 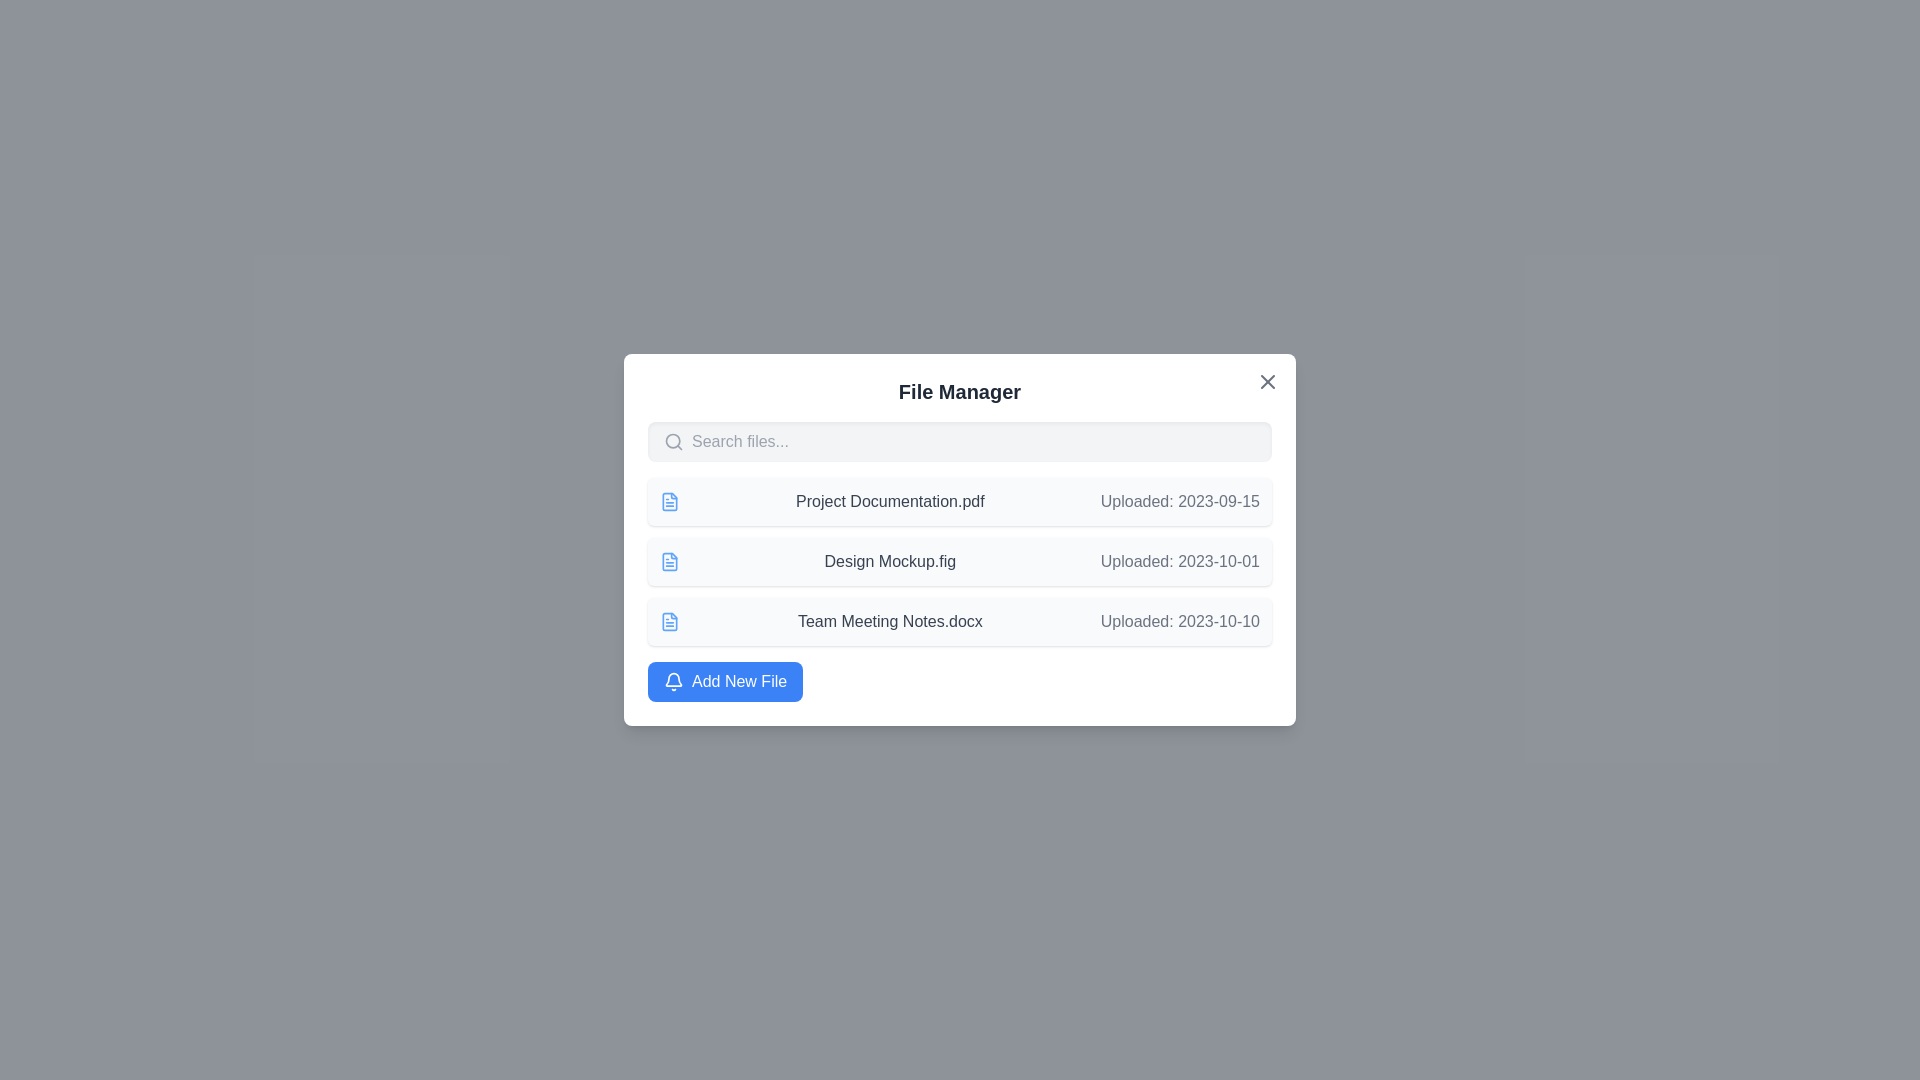 What do you see at coordinates (889, 500) in the screenshot?
I see `the label representing the name of a file in the second row of the file list in the file manager interface, located between the document icon and the upload date text 'Uploaded: 2023-09-15'` at bounding box center [889, 500].